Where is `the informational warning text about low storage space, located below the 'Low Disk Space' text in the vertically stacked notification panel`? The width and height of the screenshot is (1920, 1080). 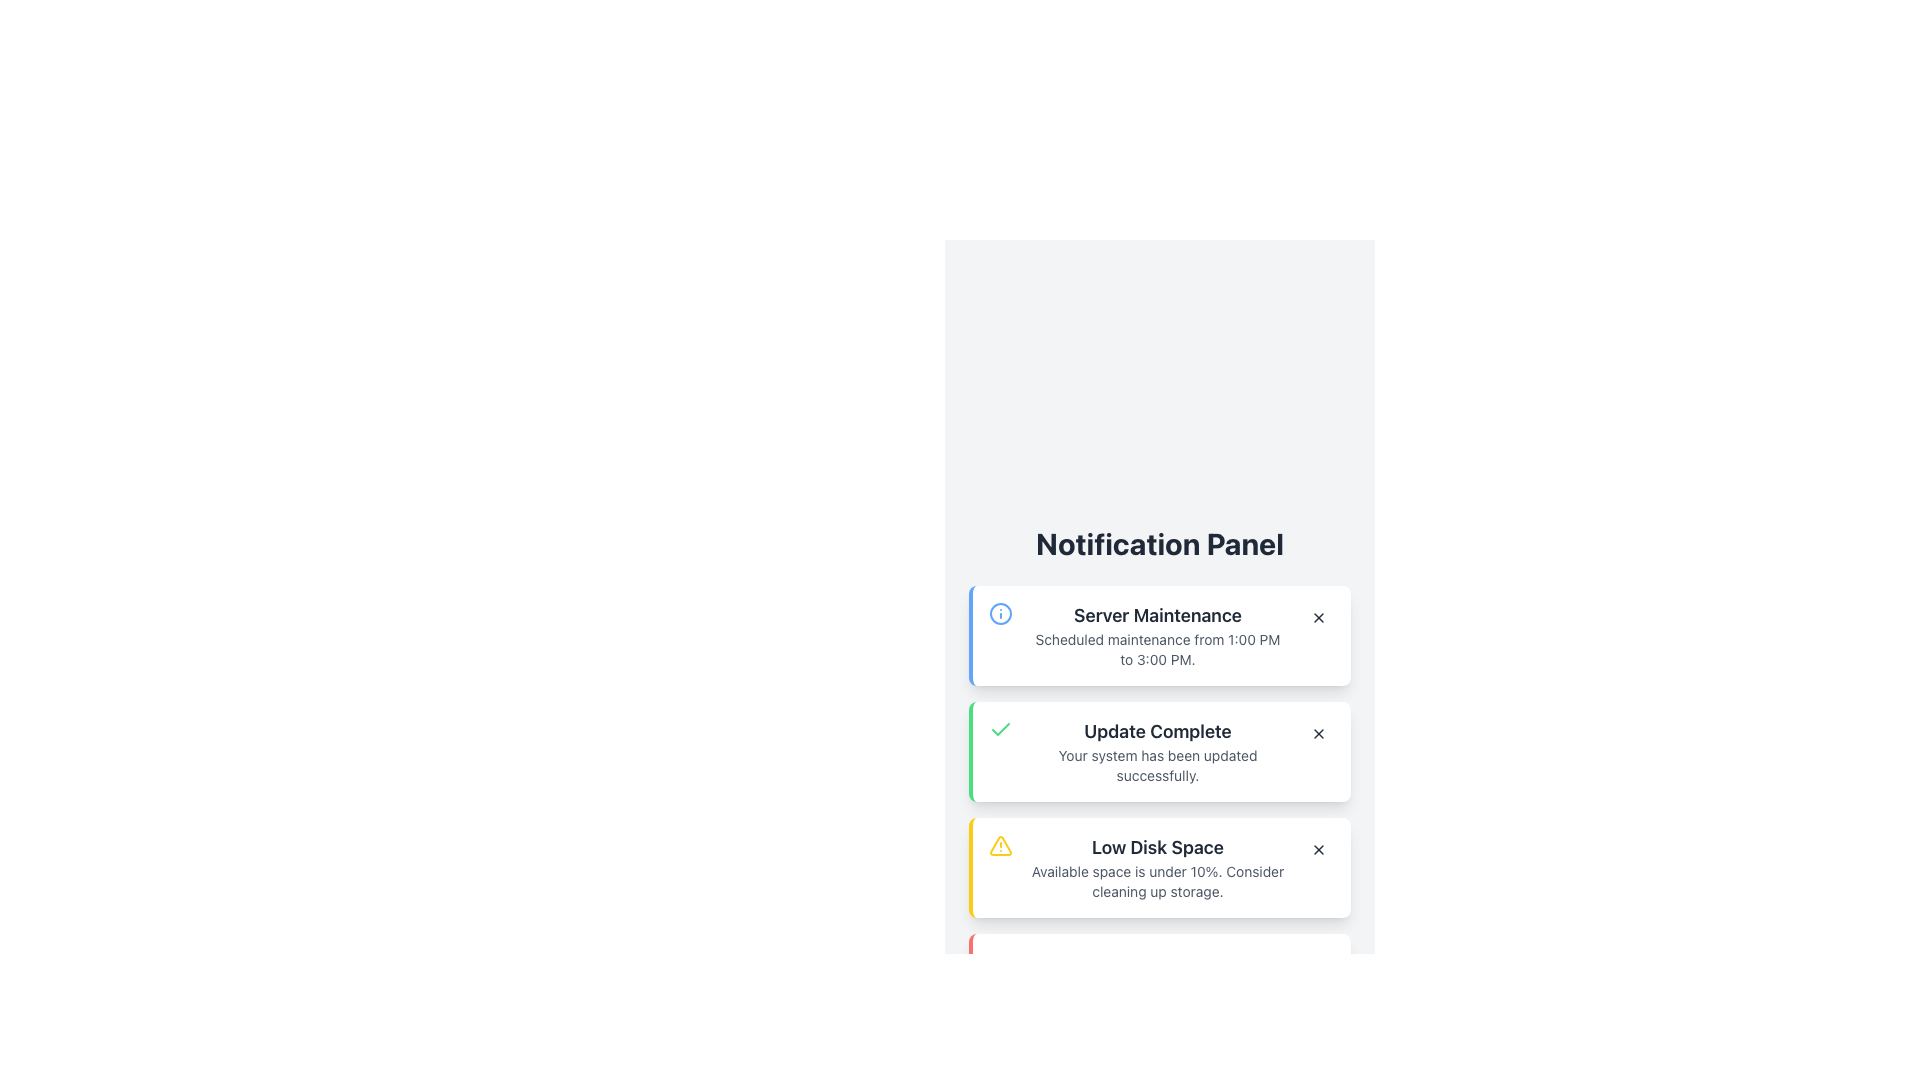 the informational warning text about low storage space, located below the 'Low Disk Space' text in the vertically stacked notification panel is located at coordinates (1157, 881).